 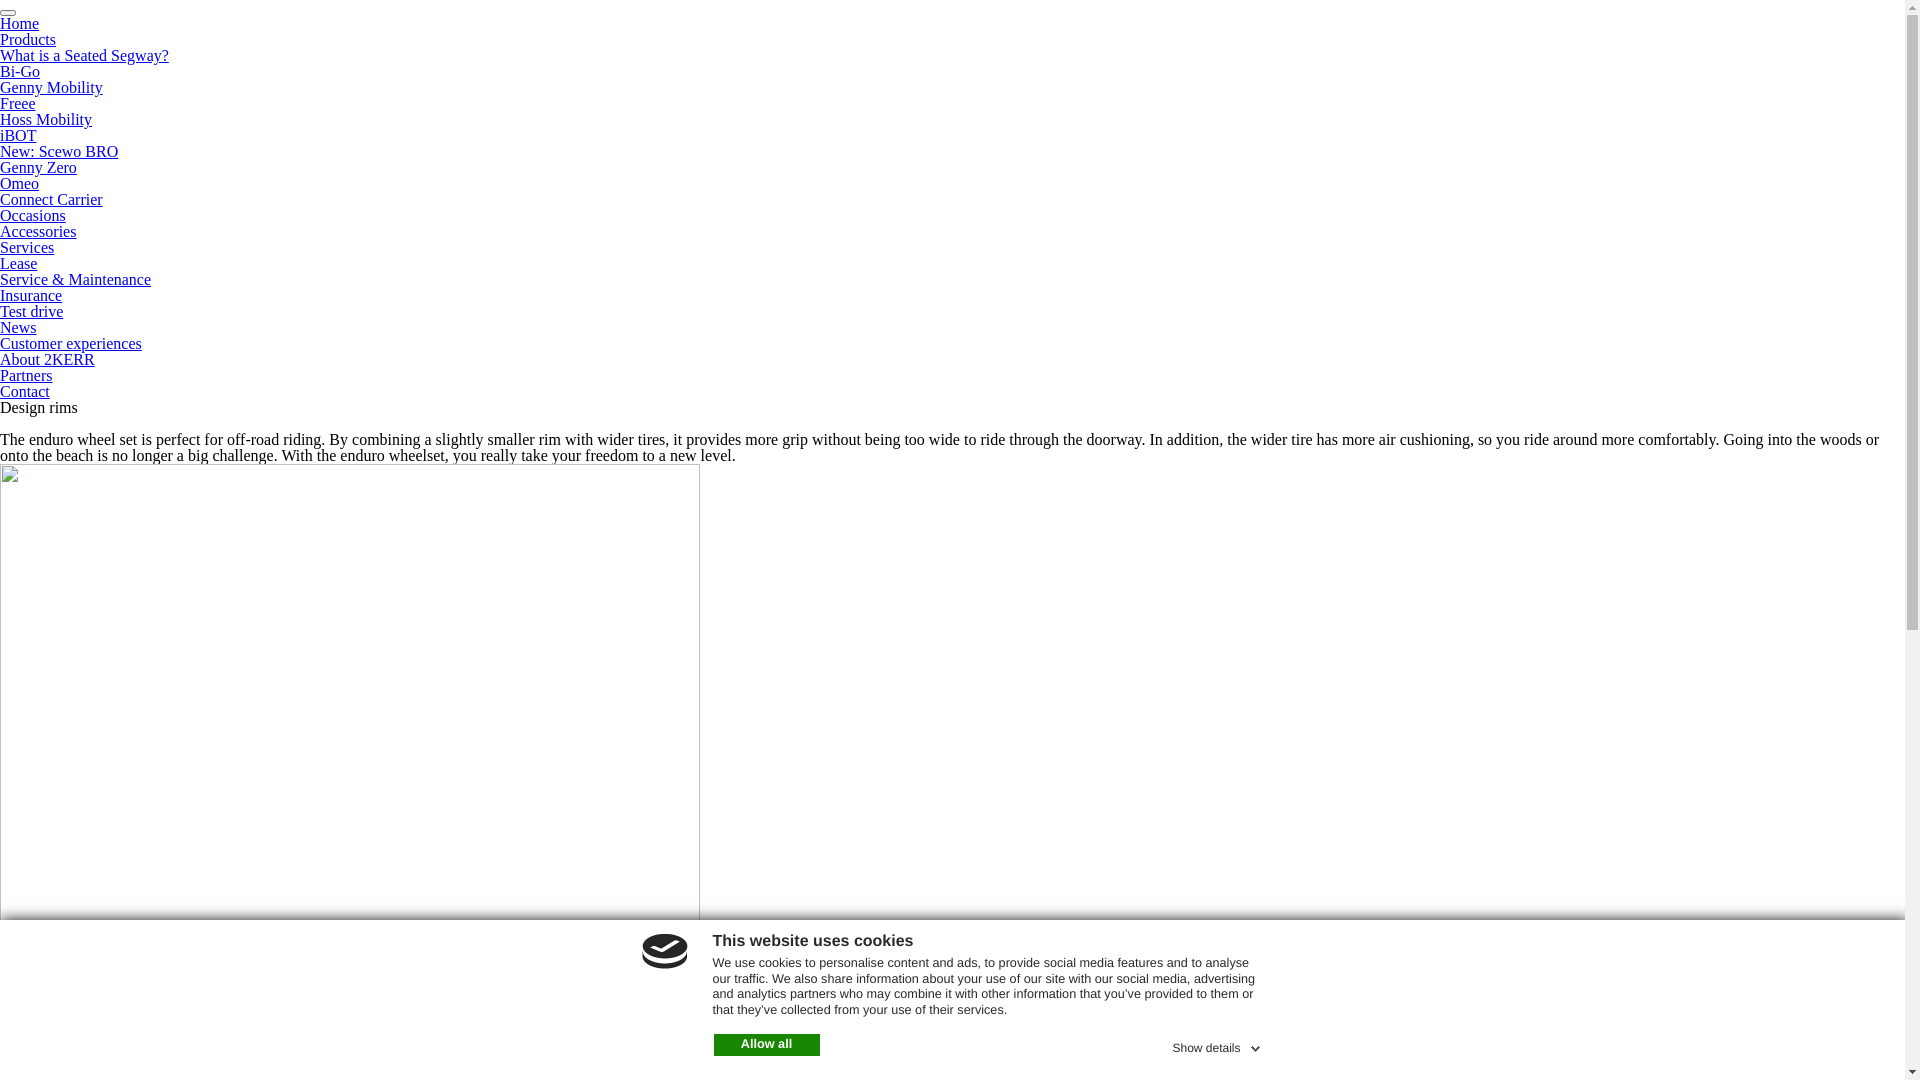 What do you see at coordinates (0, 23) in the screenshot?
I see `'Home'` at bounding box center [0, 23].